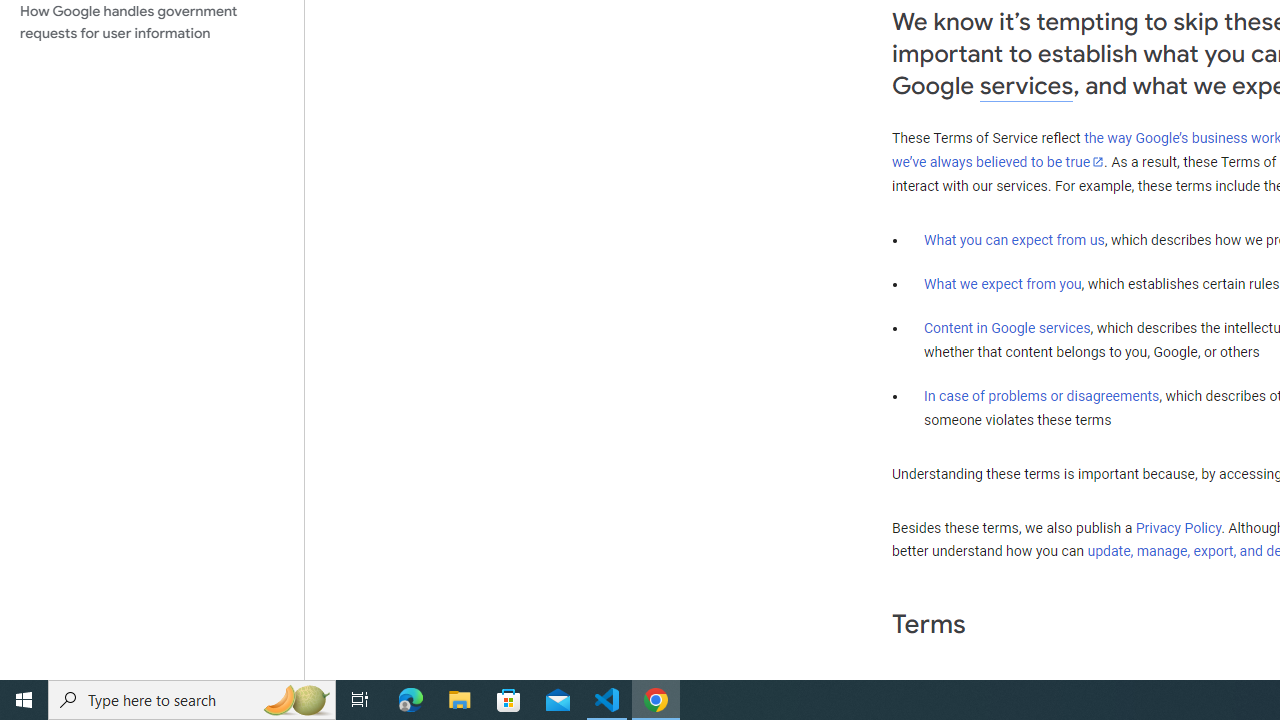 The height and width of the screenshot is (720, 1280). Describe the element at coordinates (1040, 396) in the screenshot. I see `'In case of problems or disagreements'` at that location.